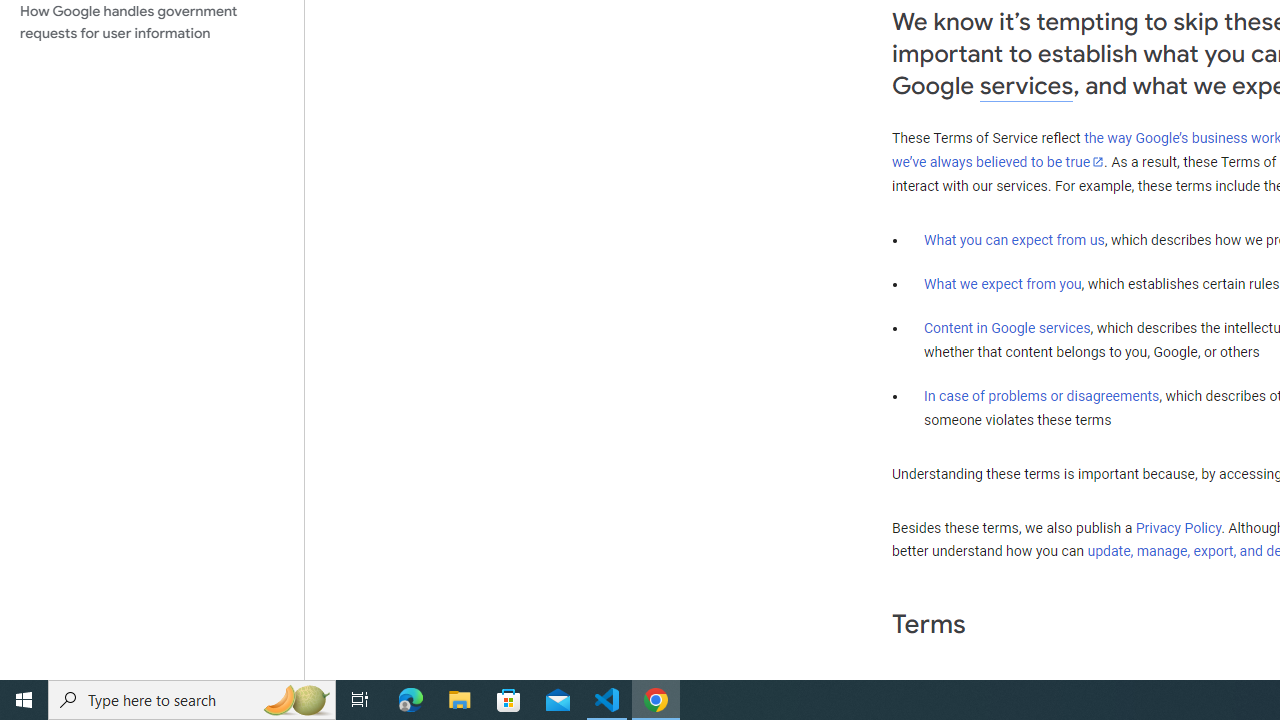 The height and width of the screenshot is (720, 1280). Describe the element at coordinates (1040, 396) in the screenshot. I see `'In case of problems or disagreements'` at that location.